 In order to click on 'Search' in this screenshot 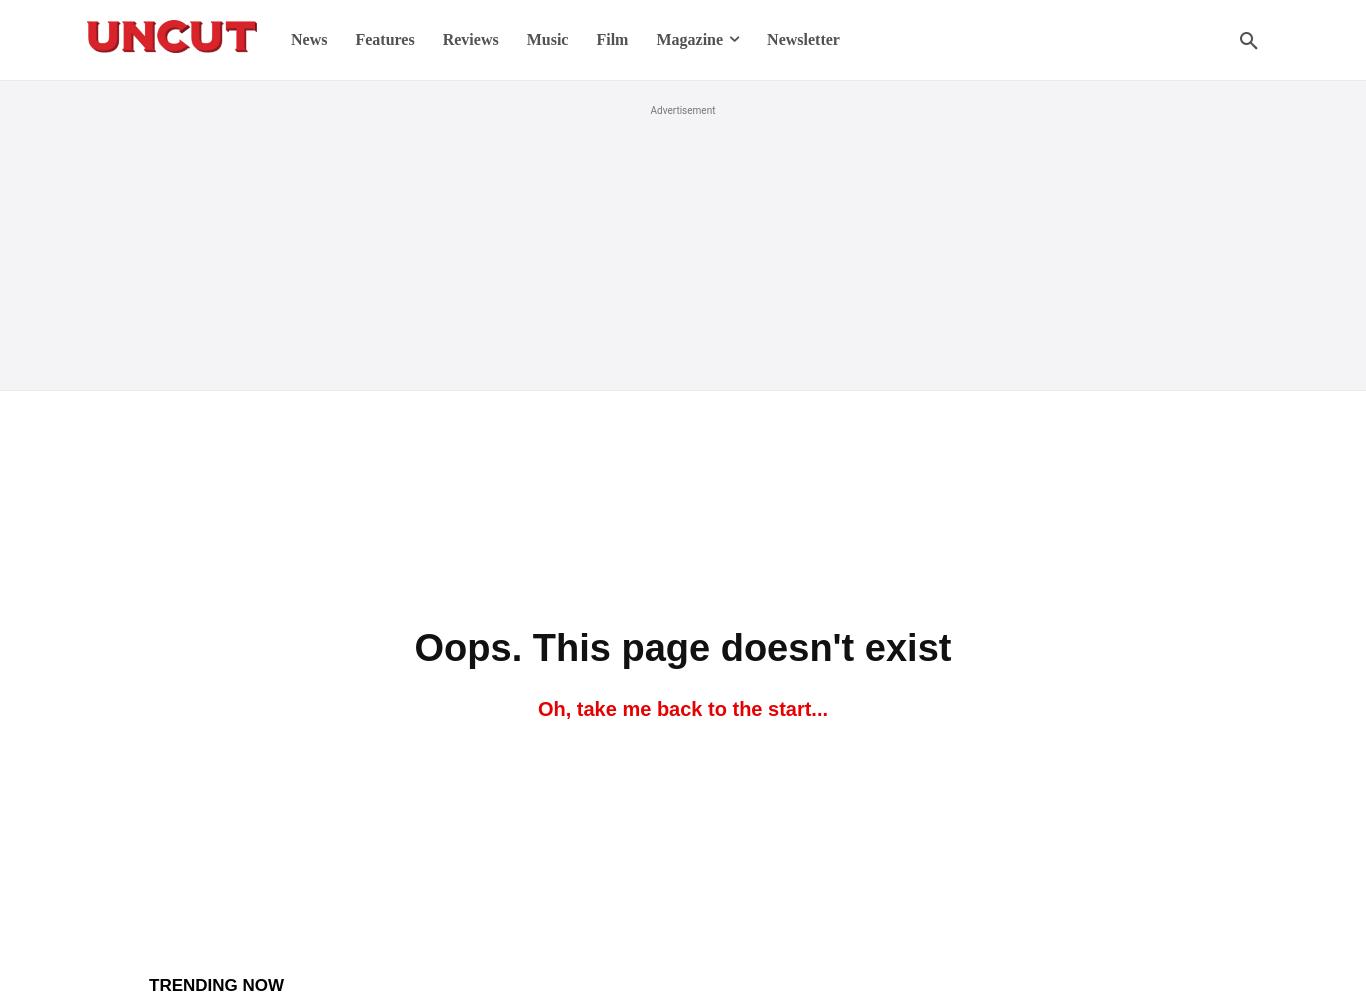, I will do `click(681, 99)`.